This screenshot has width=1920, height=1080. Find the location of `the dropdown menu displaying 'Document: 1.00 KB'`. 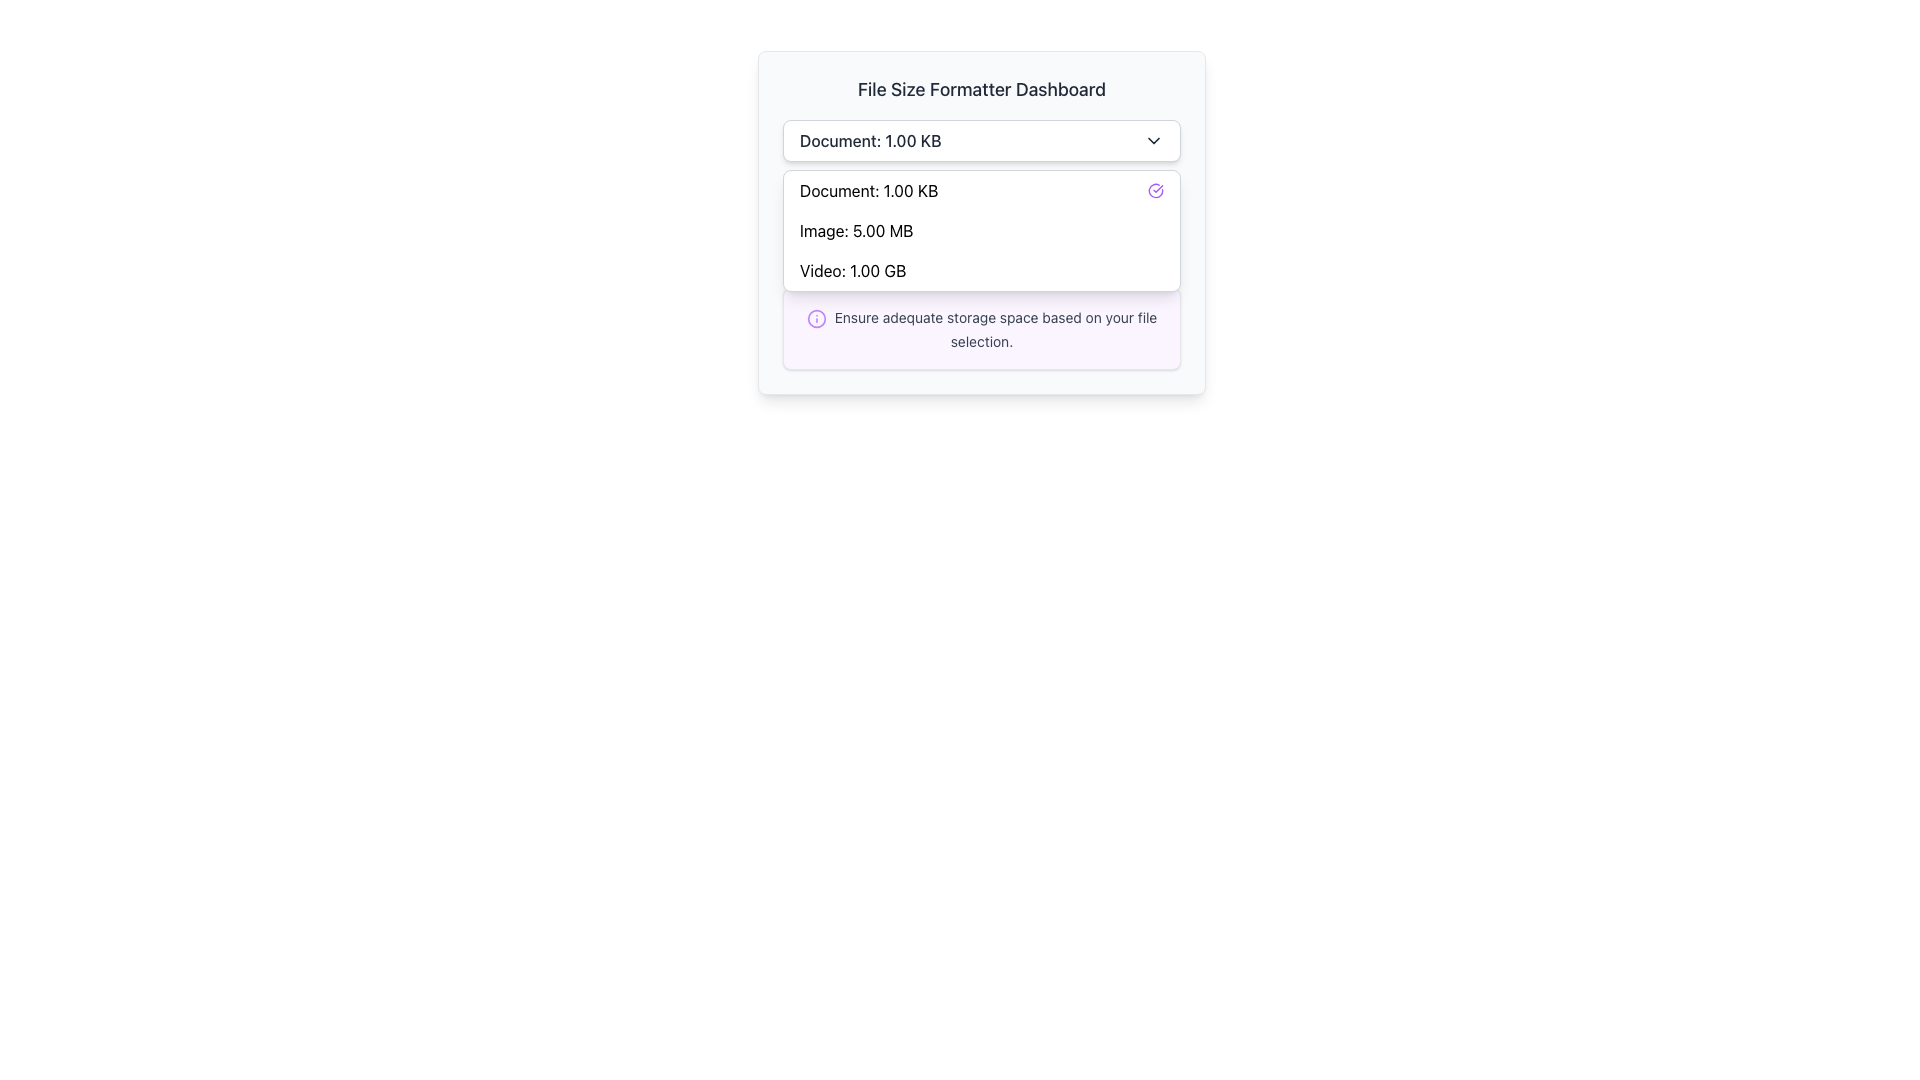

the dropdown menu displaying 'Document: 1.00 KB' is located at coordinates (982, 140).